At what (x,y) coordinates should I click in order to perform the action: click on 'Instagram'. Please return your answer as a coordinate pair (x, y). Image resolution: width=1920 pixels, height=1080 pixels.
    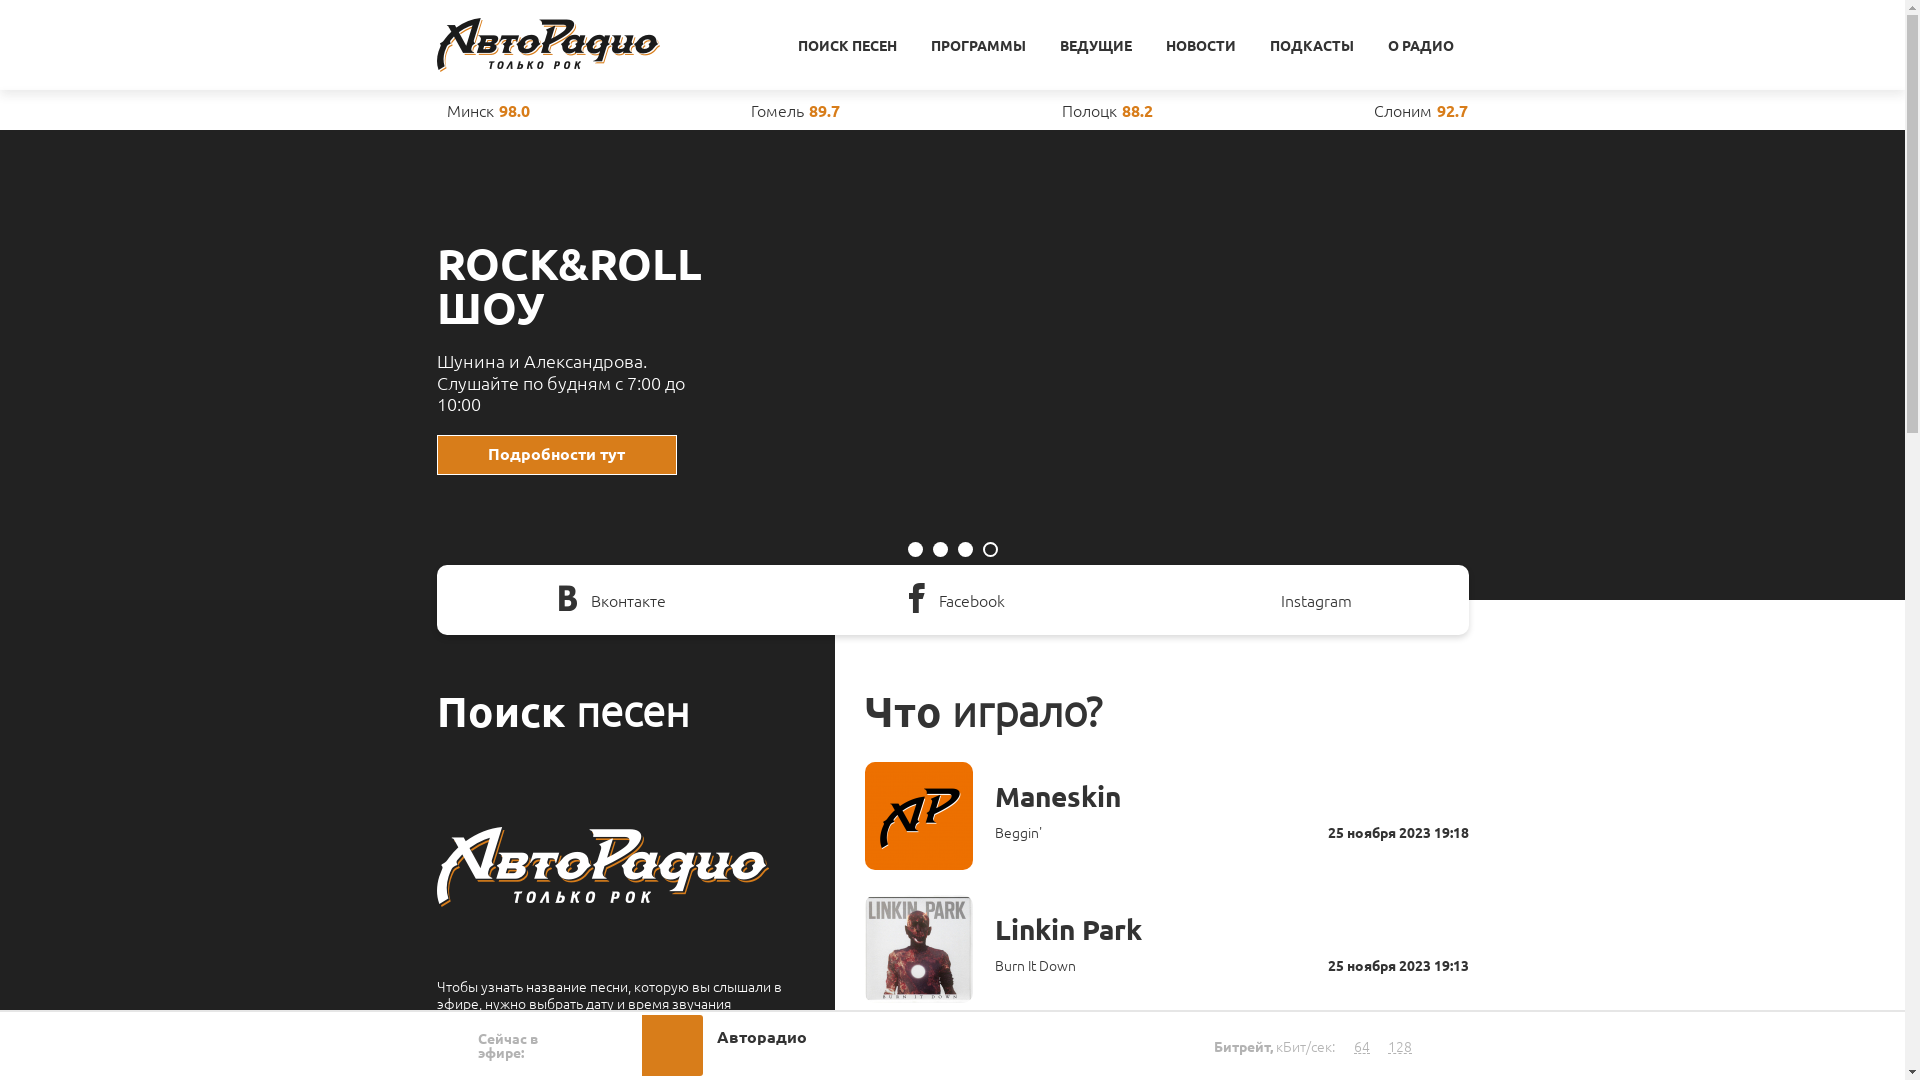
    Looking at the image, I should click on (1296, 599).